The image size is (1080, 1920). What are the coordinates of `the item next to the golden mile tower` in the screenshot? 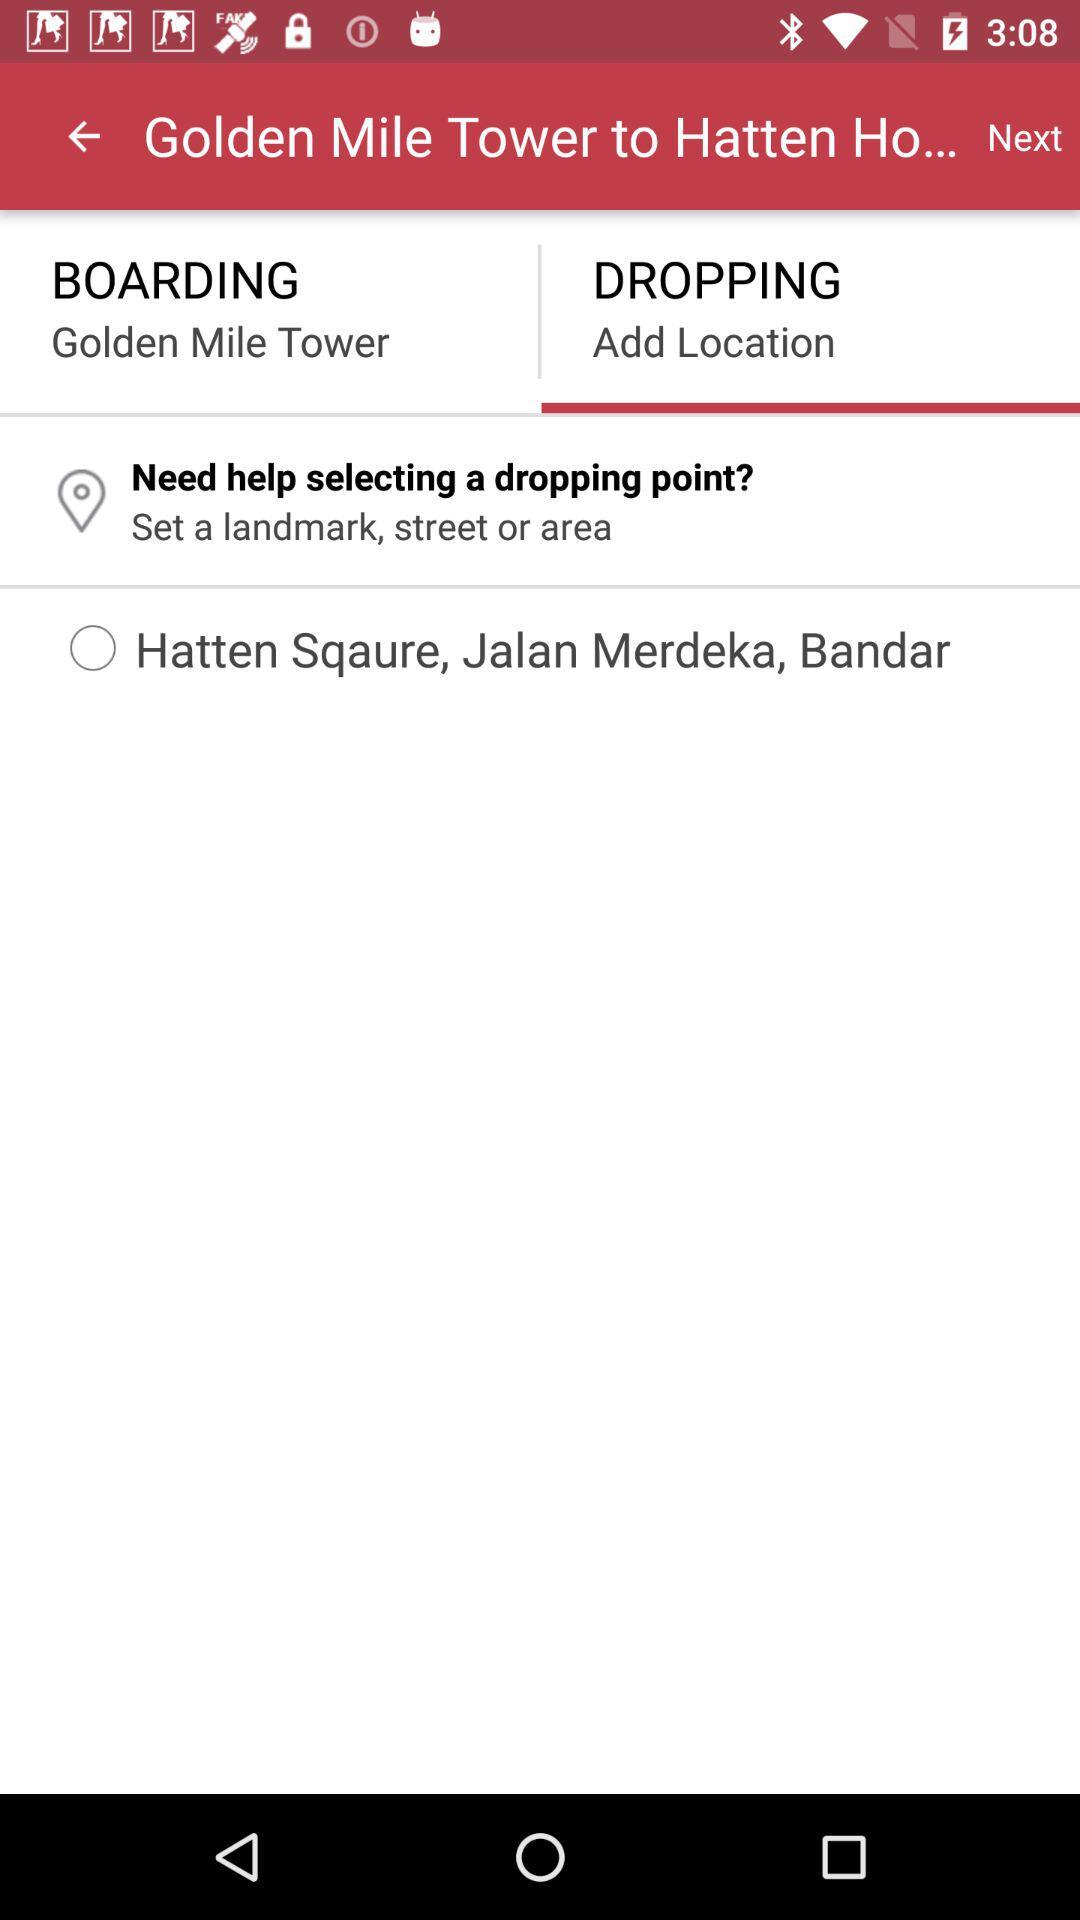 It's located at (1024, 135).